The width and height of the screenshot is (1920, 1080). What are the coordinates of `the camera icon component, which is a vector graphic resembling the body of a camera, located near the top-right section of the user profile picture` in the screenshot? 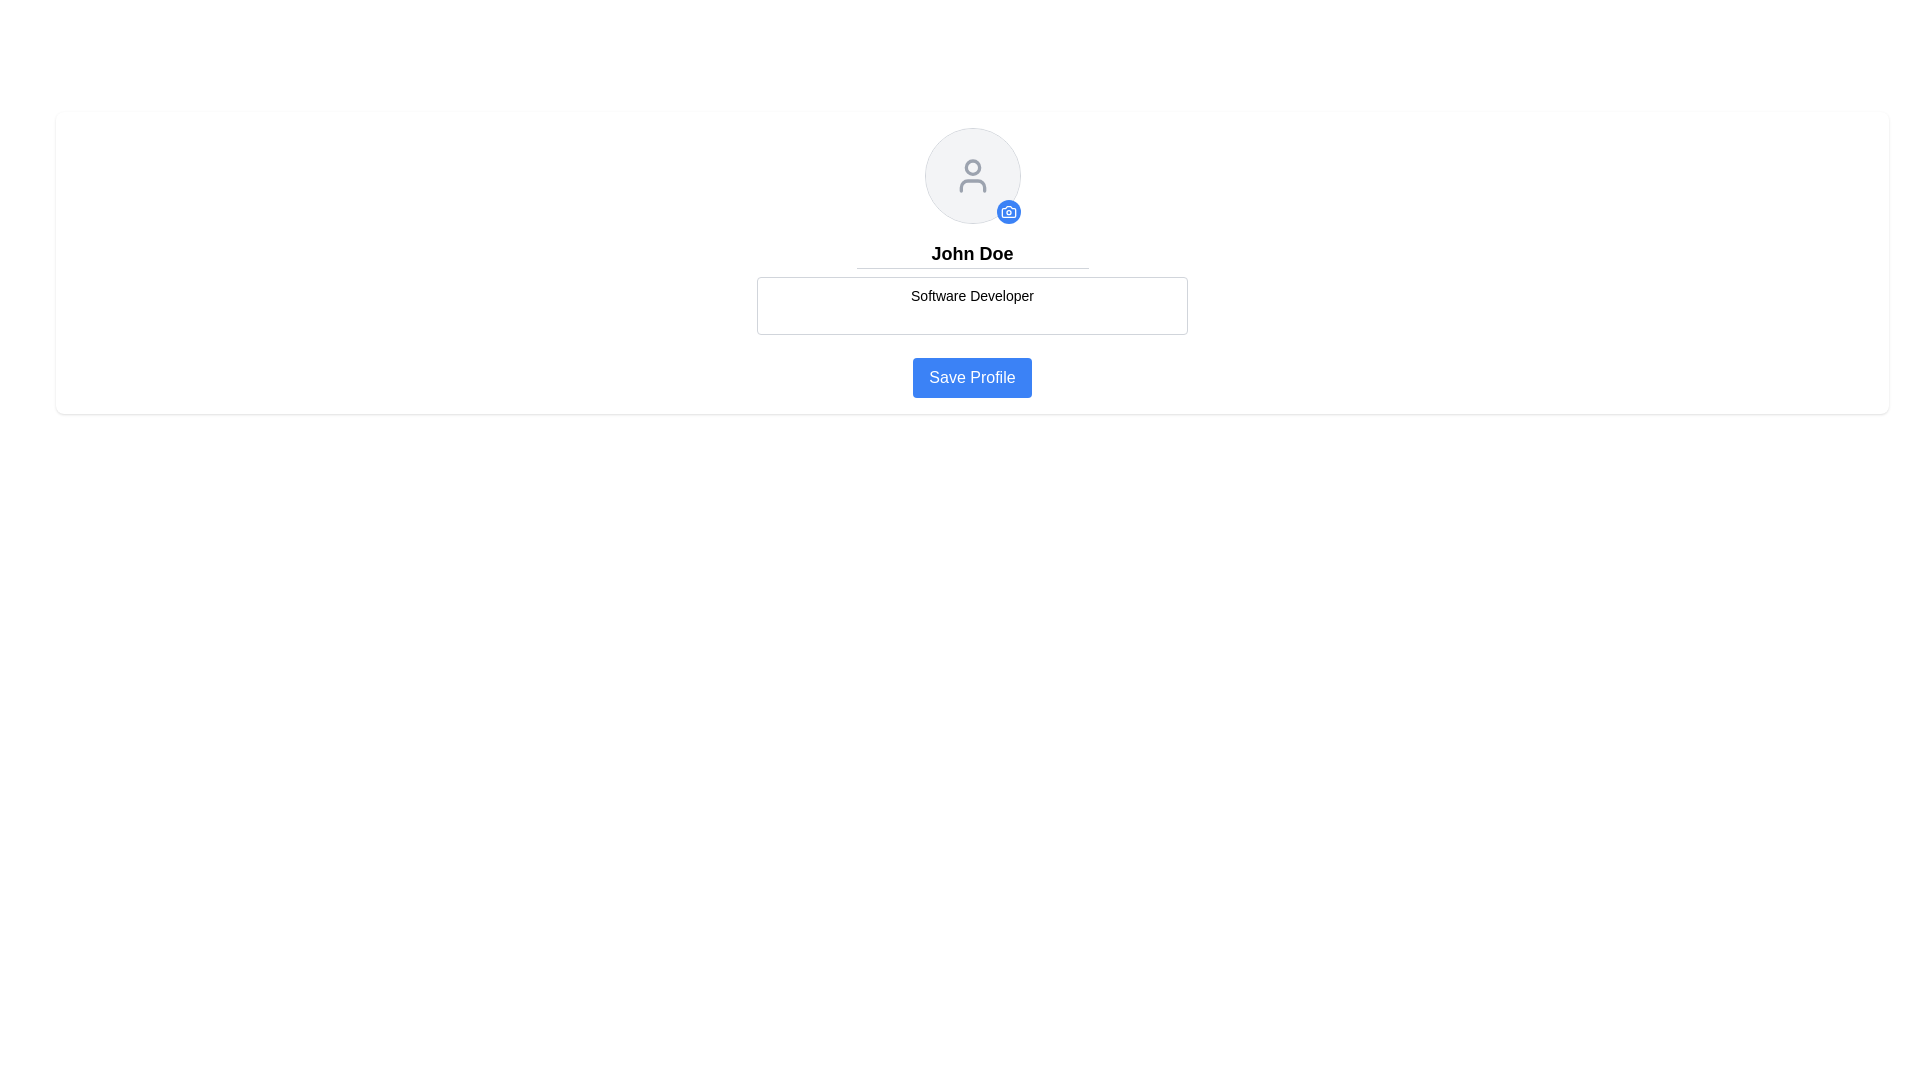 It's located at (1008, 212).